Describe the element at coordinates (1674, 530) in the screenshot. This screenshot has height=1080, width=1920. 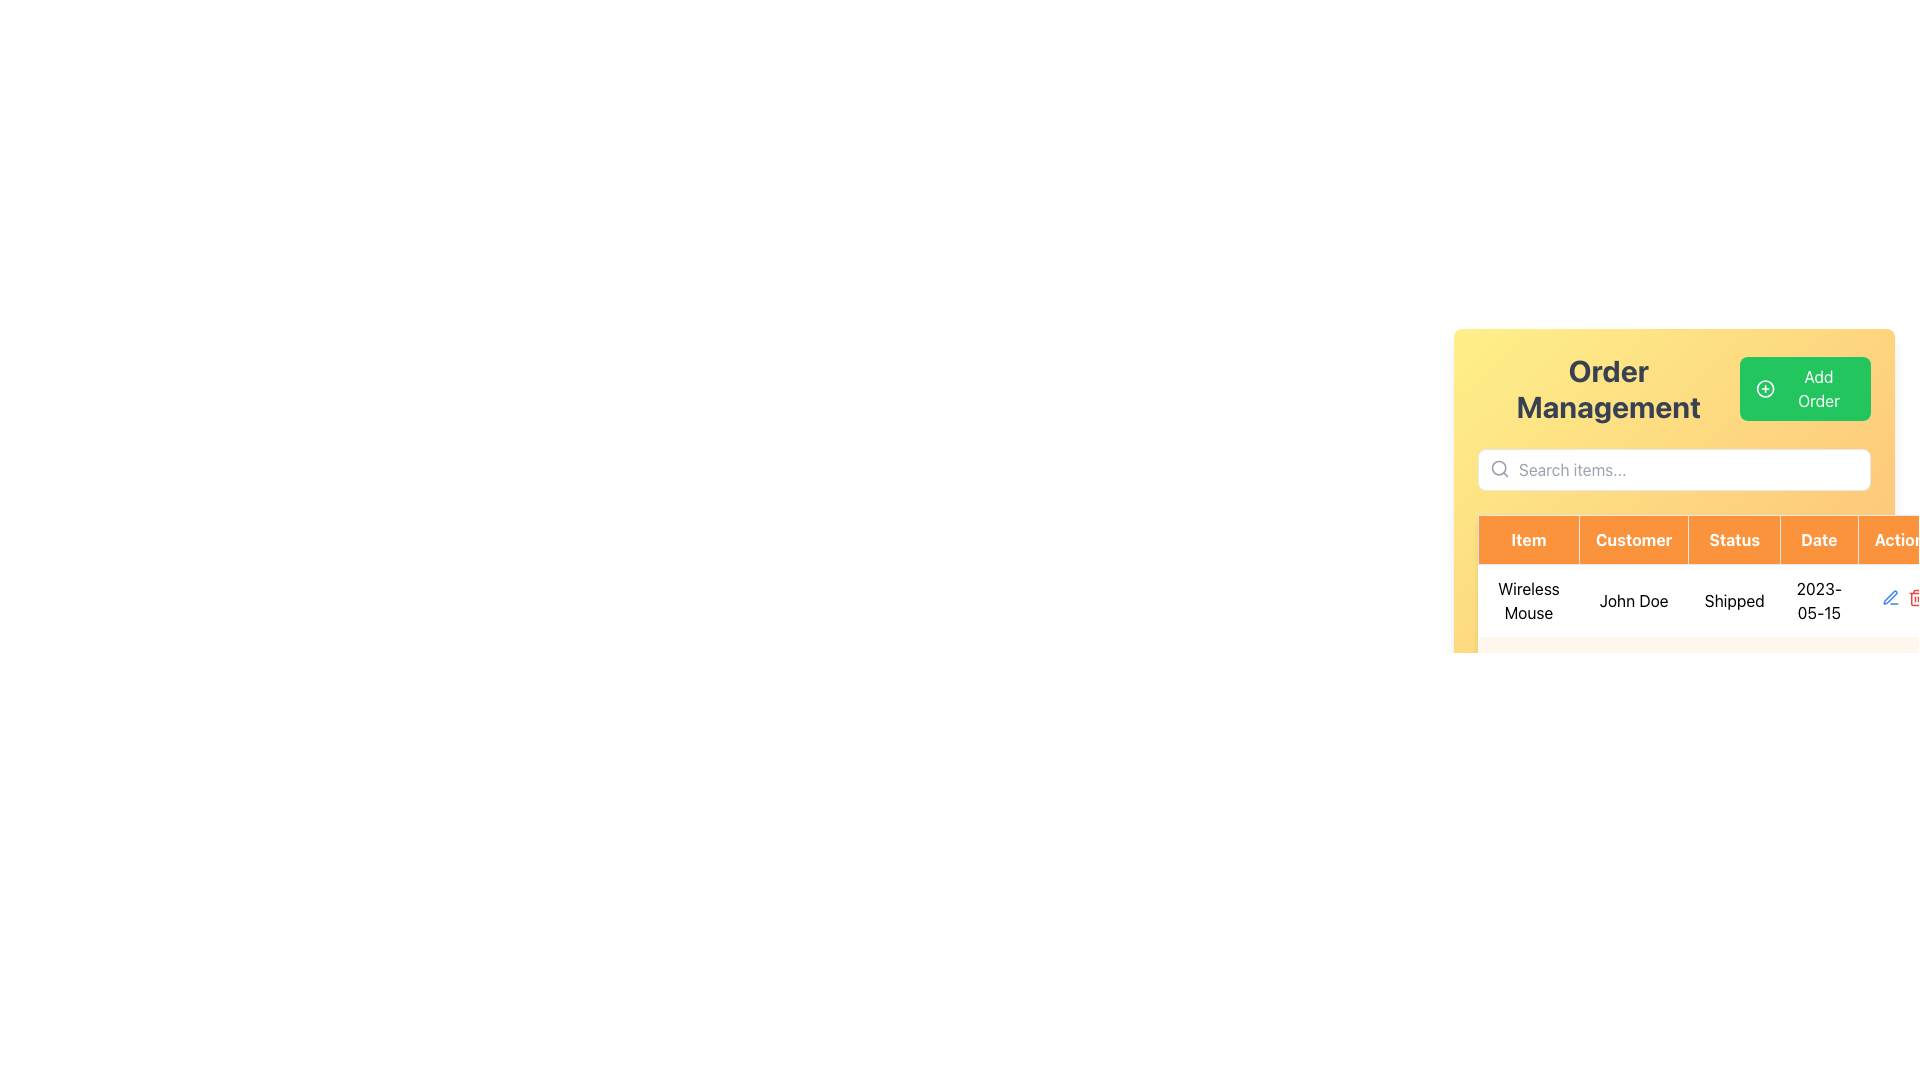
I see `the second header from the left in the table, which serves as a label for the associated data entries, located below the search bar` at that location.